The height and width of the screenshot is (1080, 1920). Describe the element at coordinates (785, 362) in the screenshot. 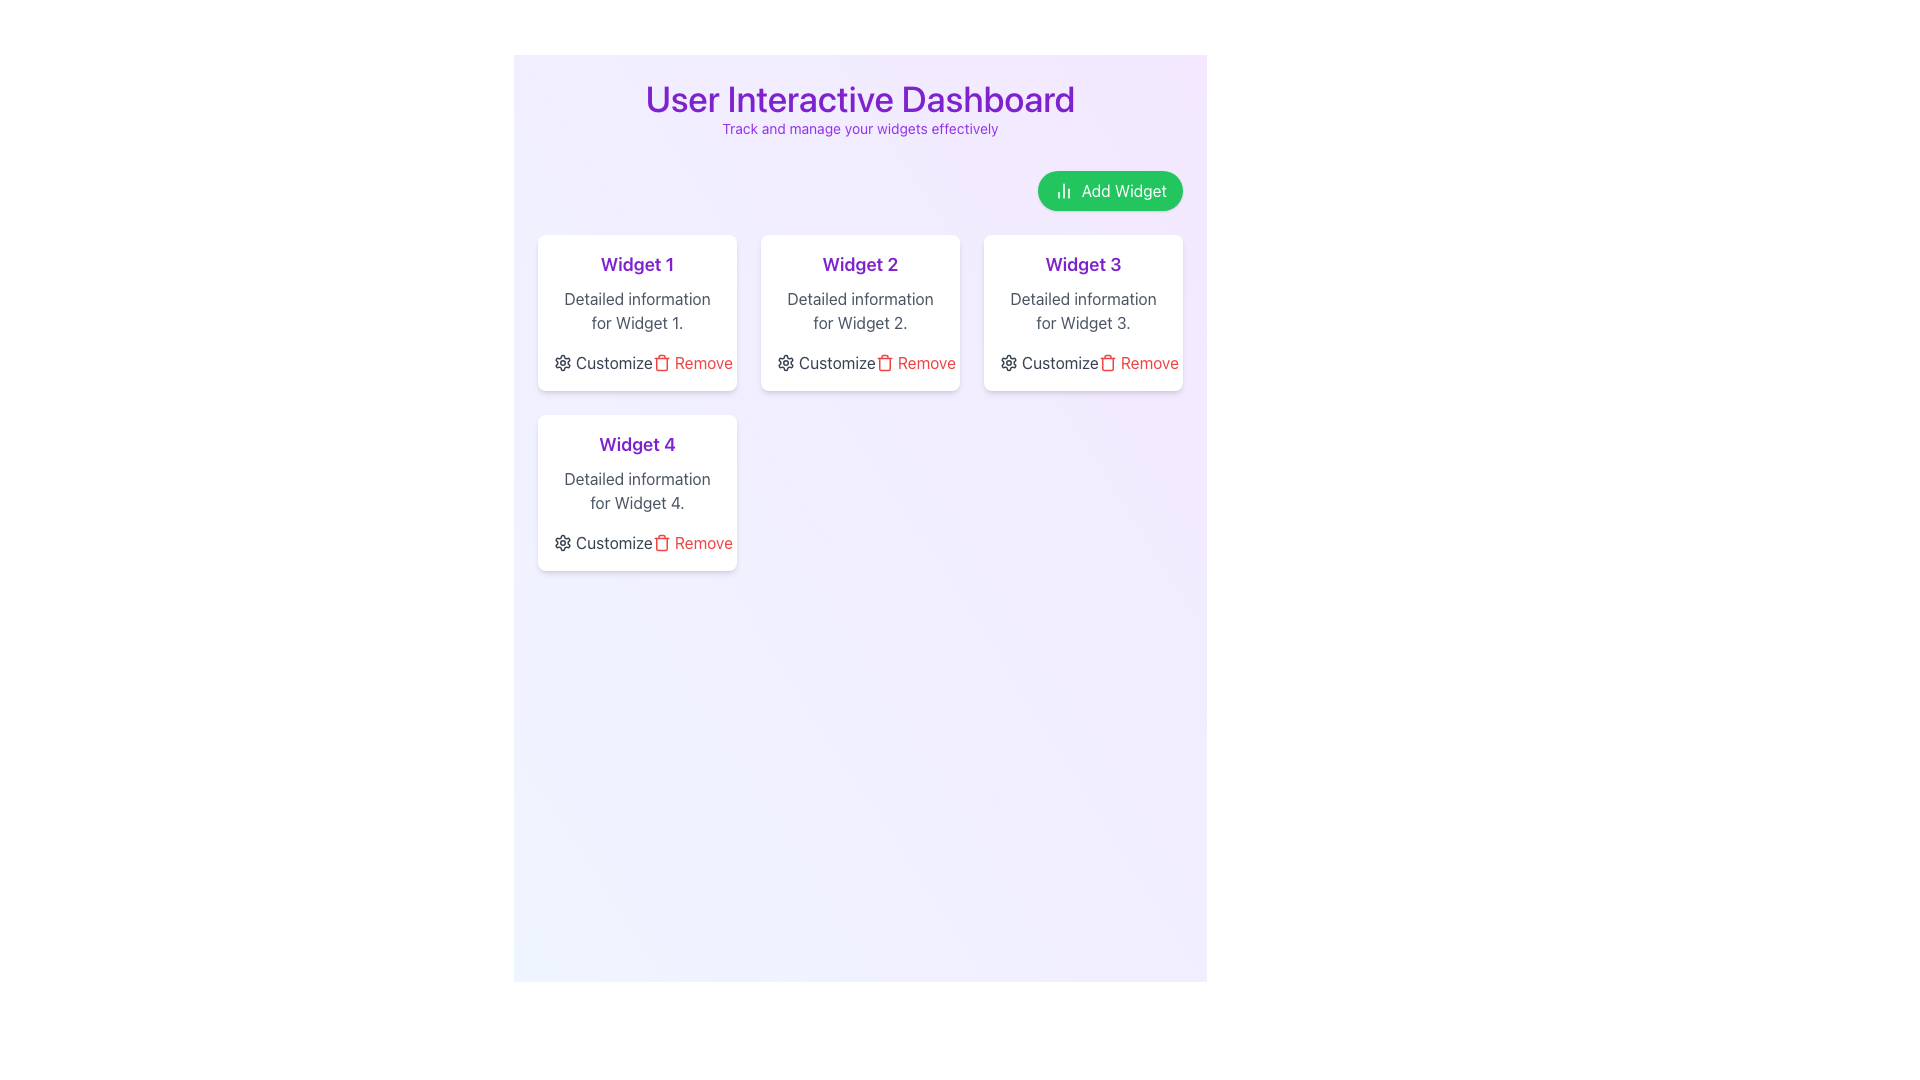

I see `the settings icon resembling a cogwheel located in 'Widget 2'` at that location.